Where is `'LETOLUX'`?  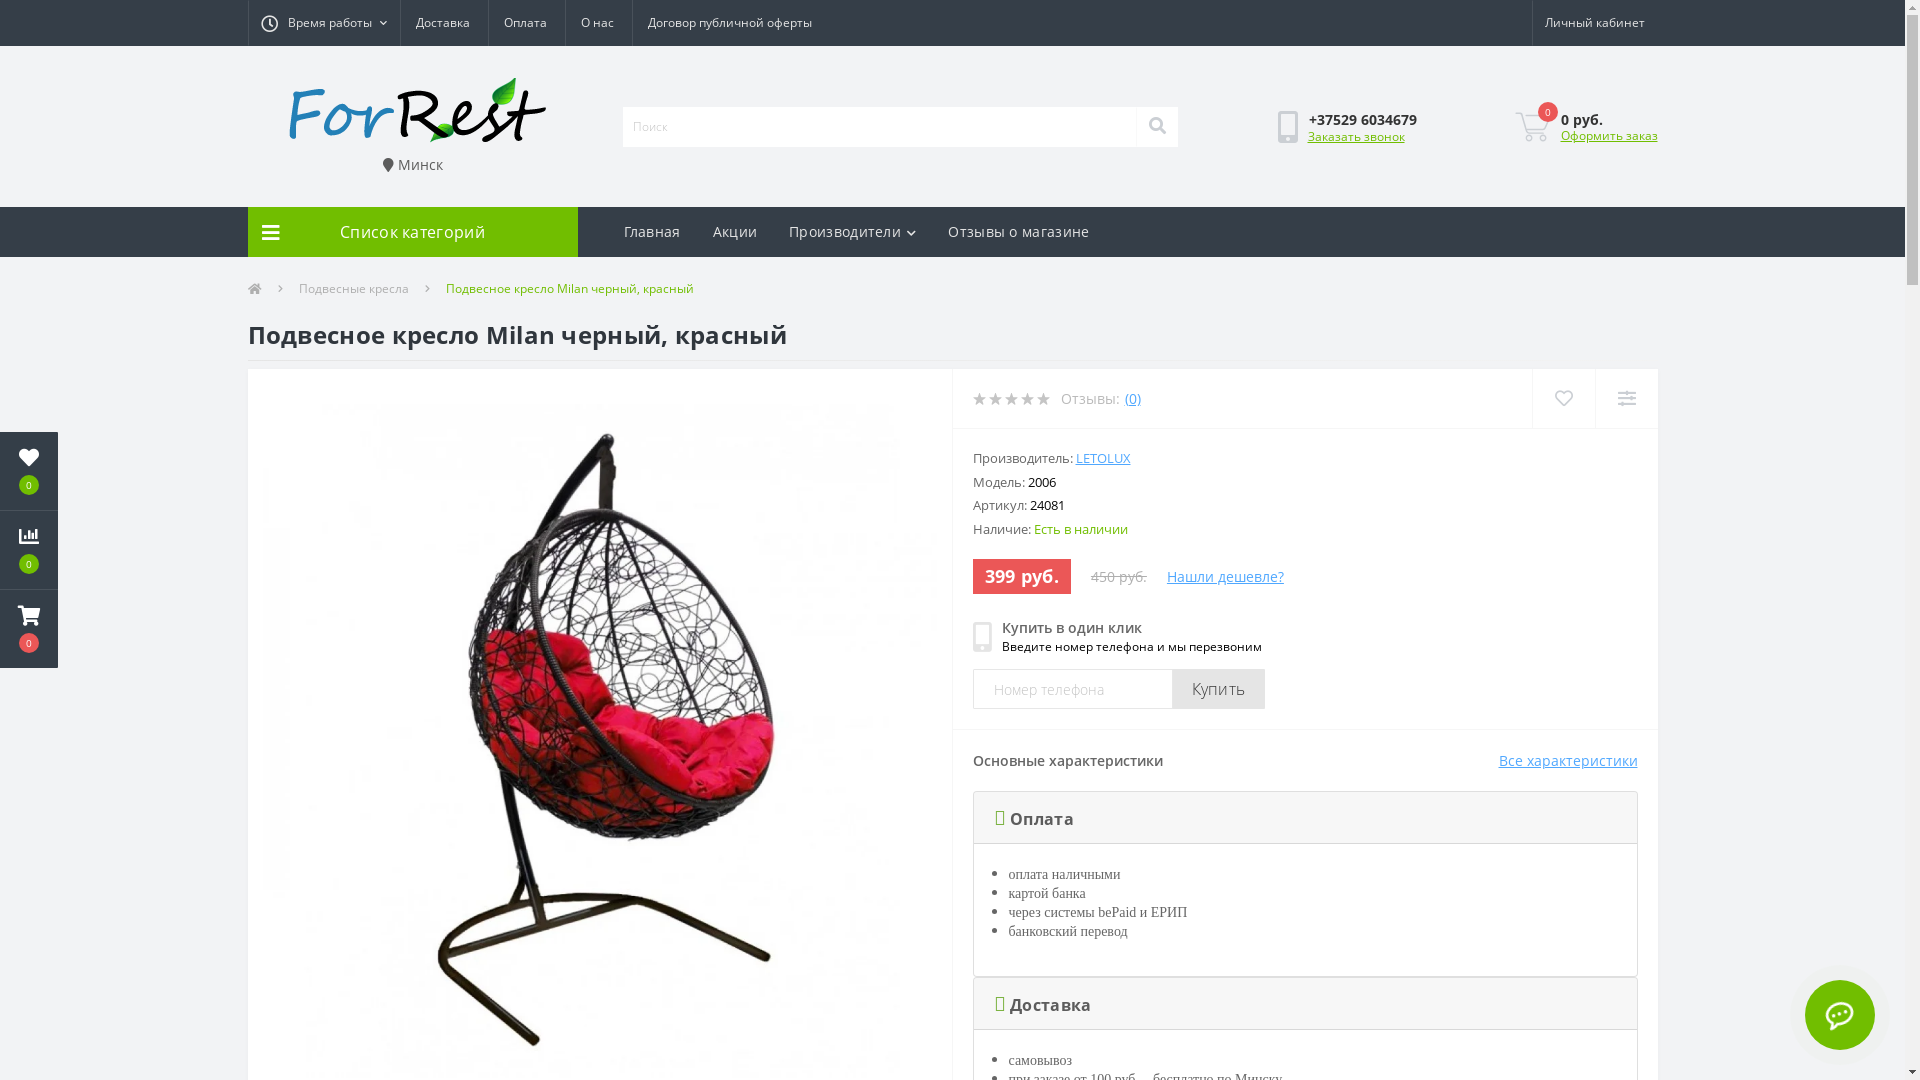 'LETOLUX' is located at coordinates (1074, 458).